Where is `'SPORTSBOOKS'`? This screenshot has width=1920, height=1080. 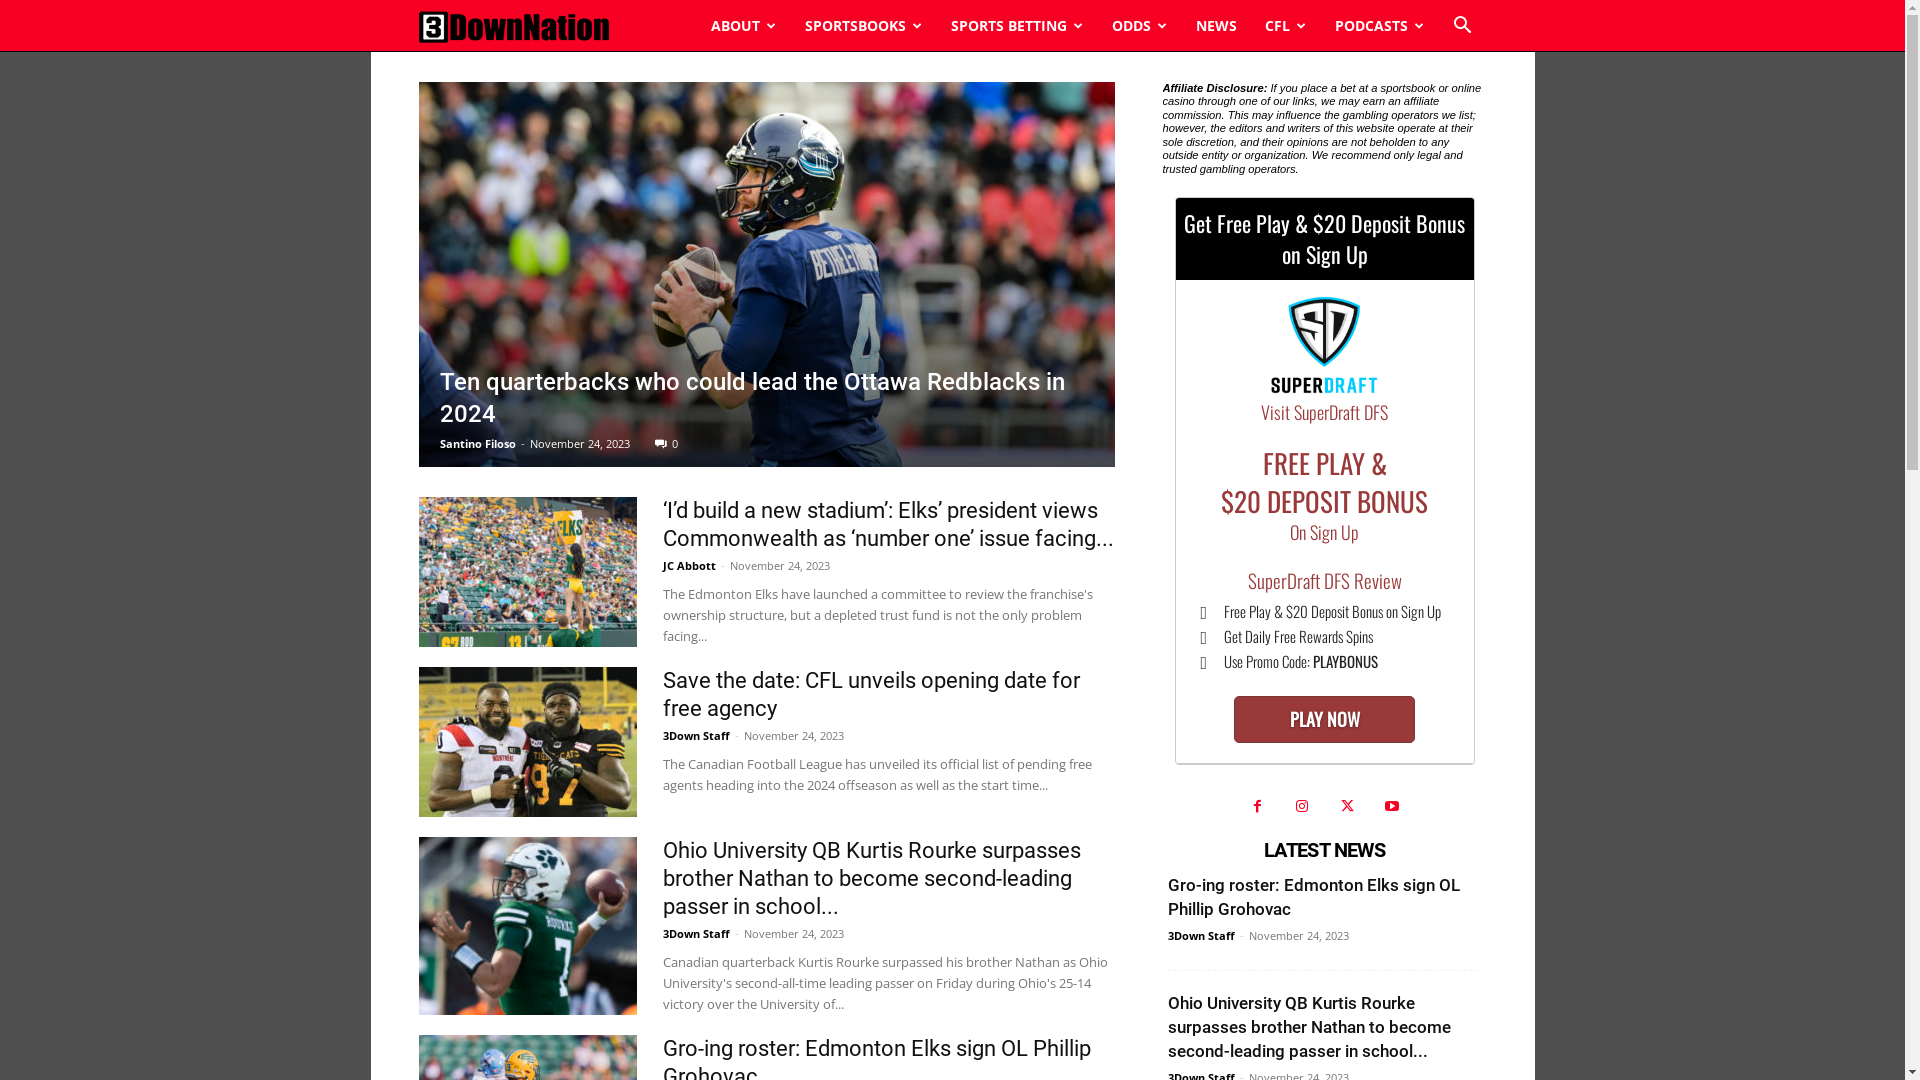
'SPORTSBOOKS' is located at coordinates (863, 26).